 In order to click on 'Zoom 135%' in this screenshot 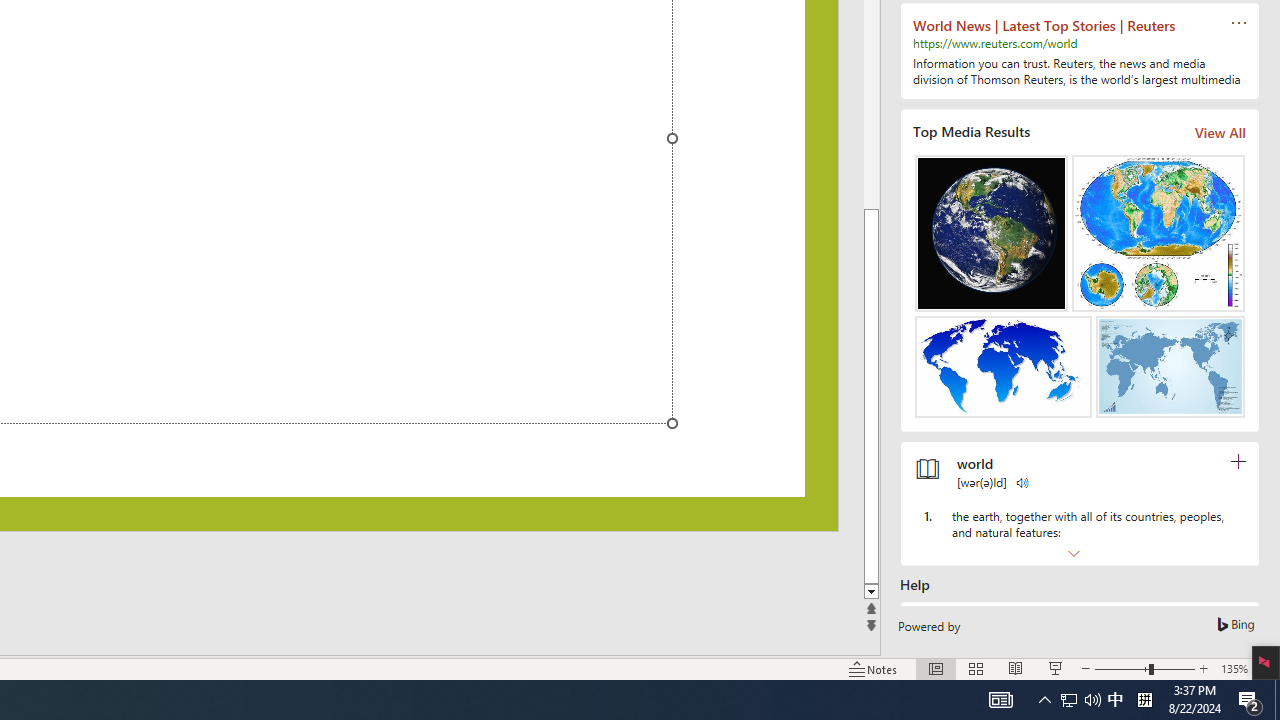, I will do `click(1233, 669)`.